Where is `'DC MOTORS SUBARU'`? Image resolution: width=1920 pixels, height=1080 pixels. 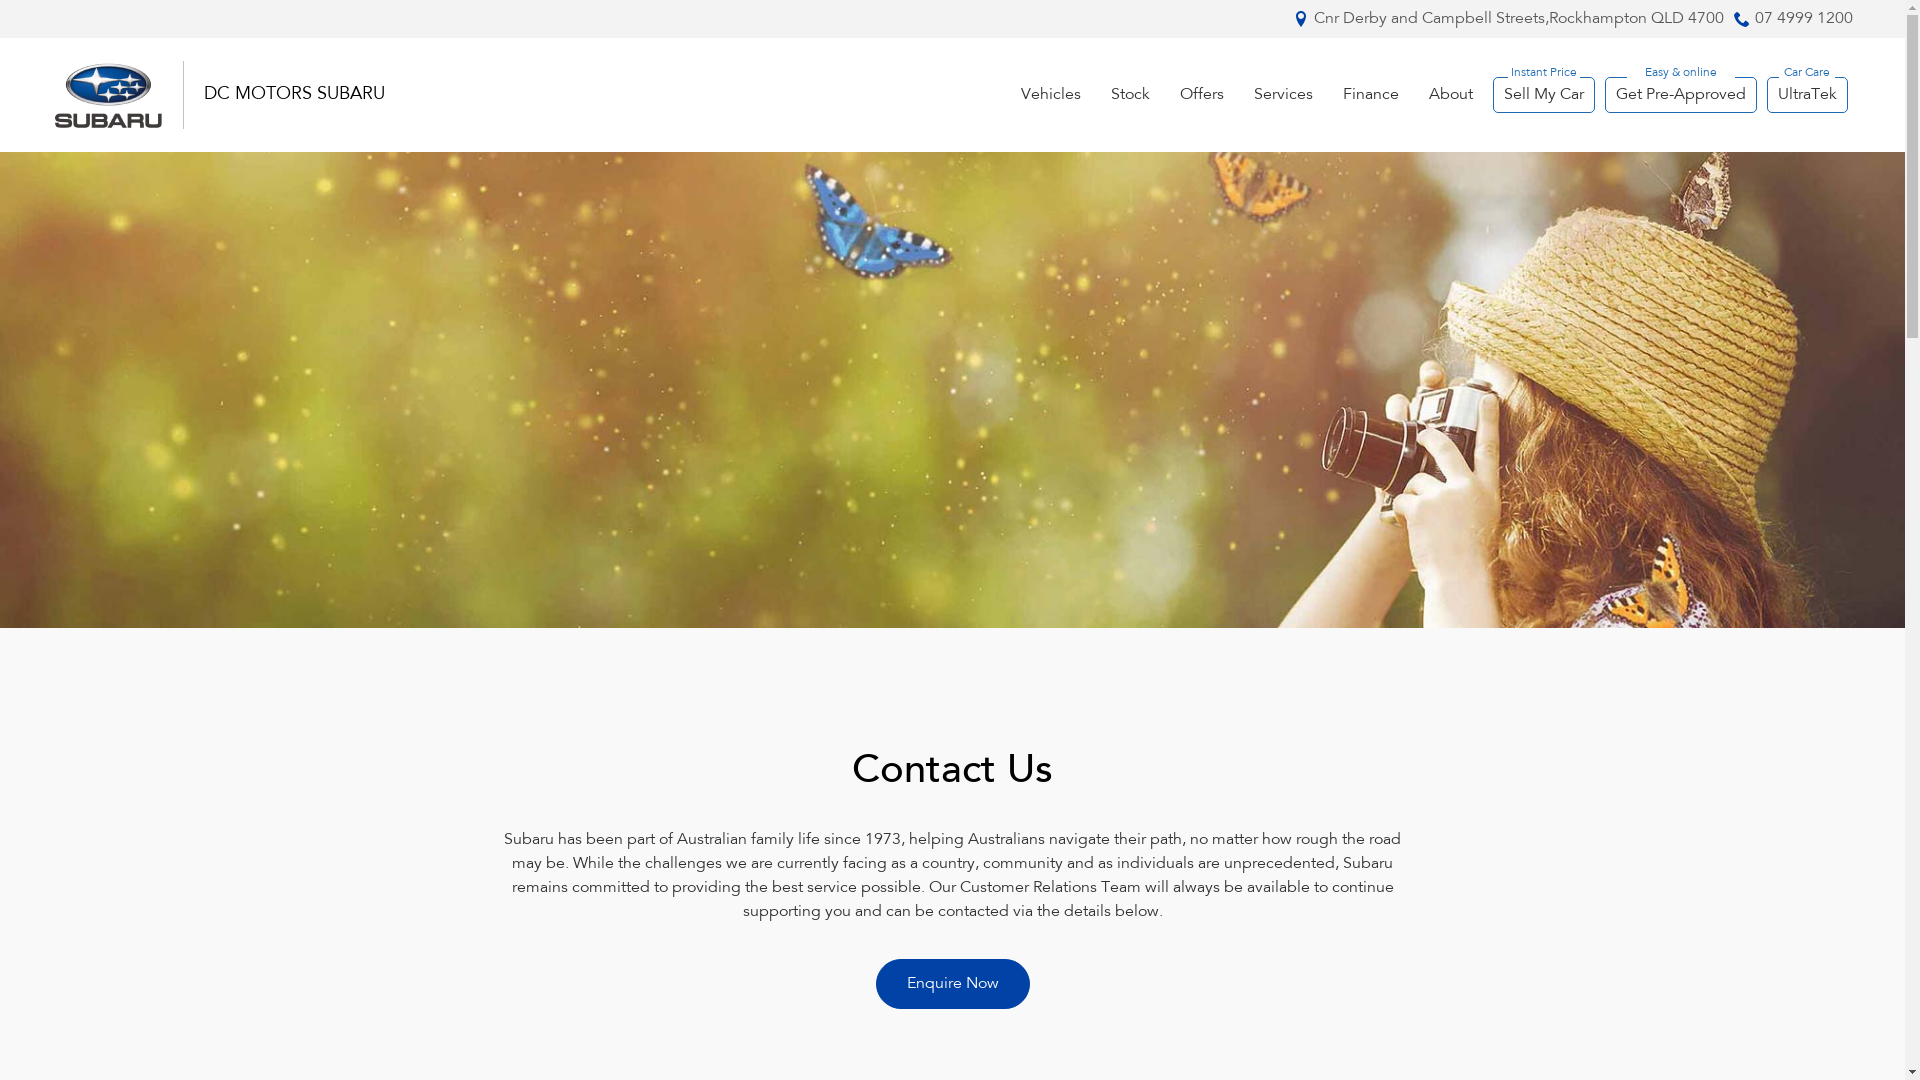
'DC MOTORS SUBARU' is located at coordinates (293, 95).